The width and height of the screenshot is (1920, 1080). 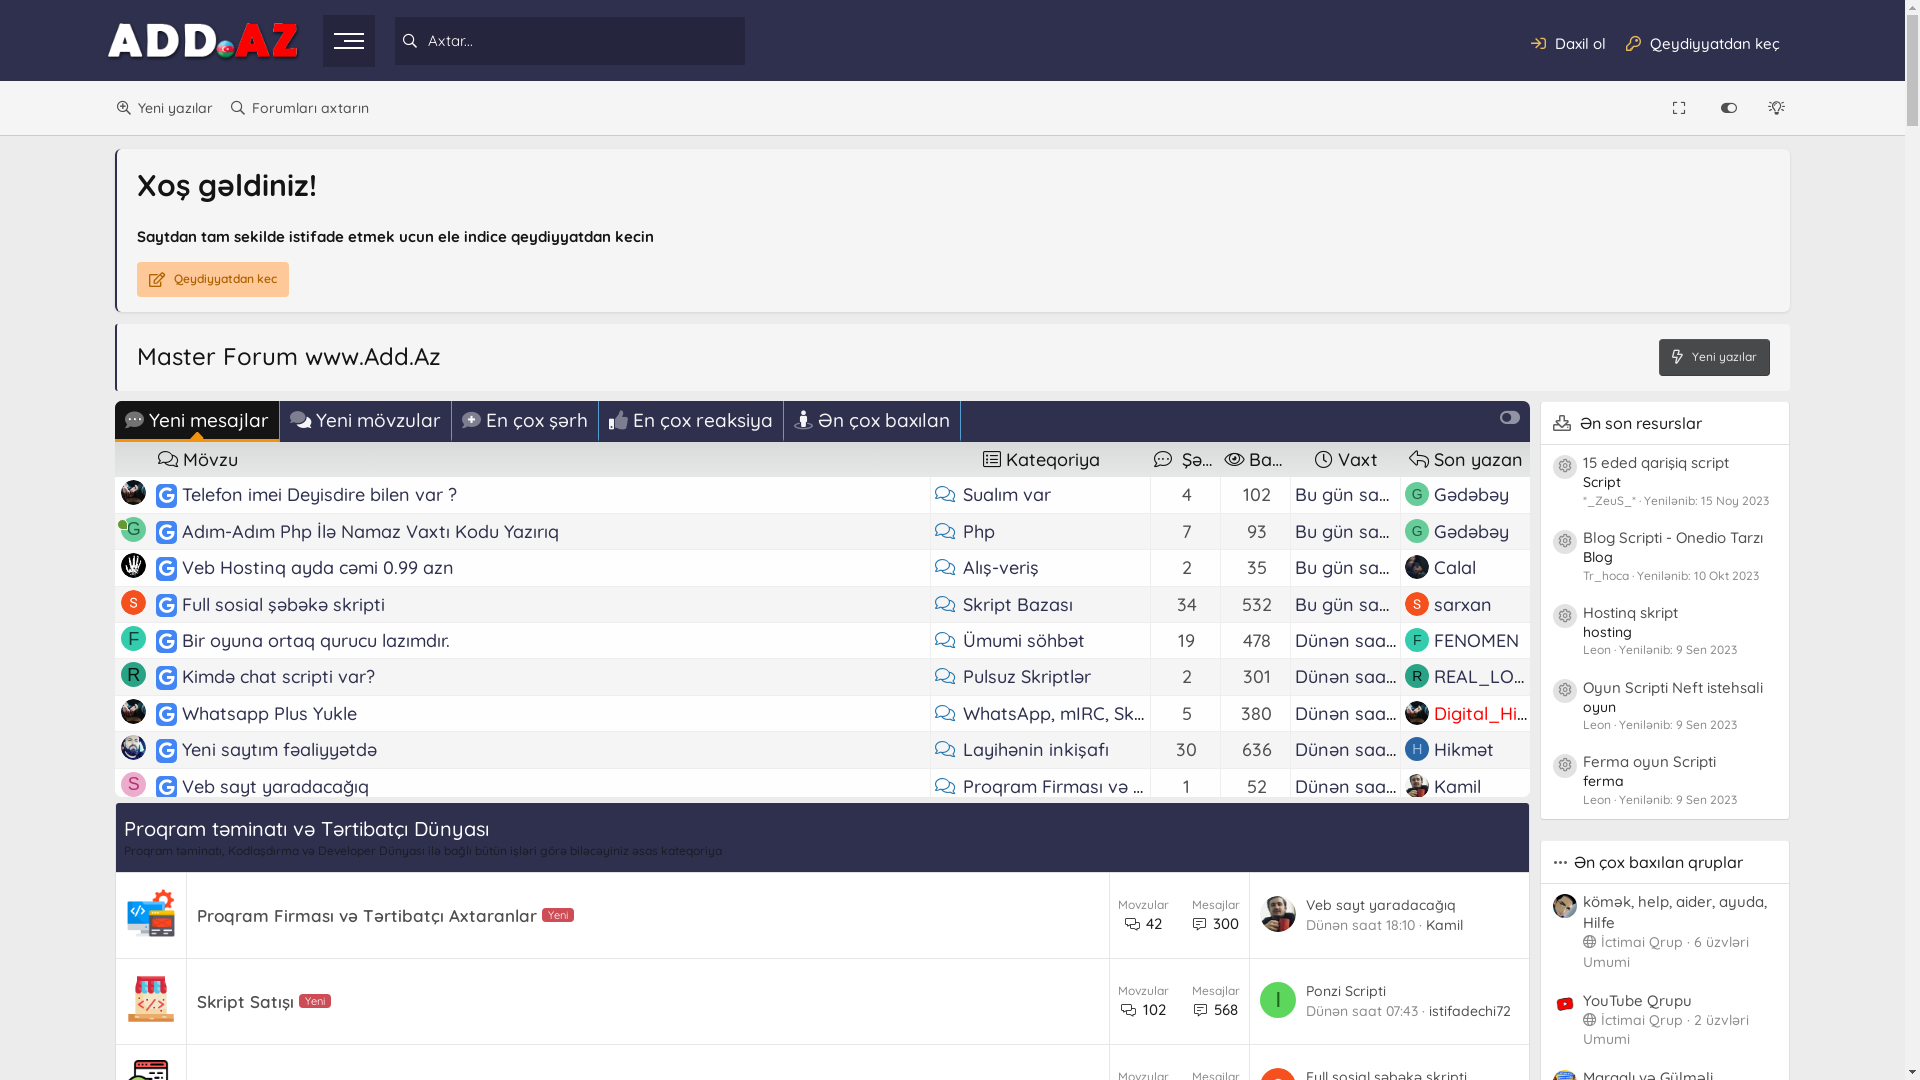 What do you see at coordinates (132, 892) in the screenshot?
I see `'G'` at bounding box center [132, 892].